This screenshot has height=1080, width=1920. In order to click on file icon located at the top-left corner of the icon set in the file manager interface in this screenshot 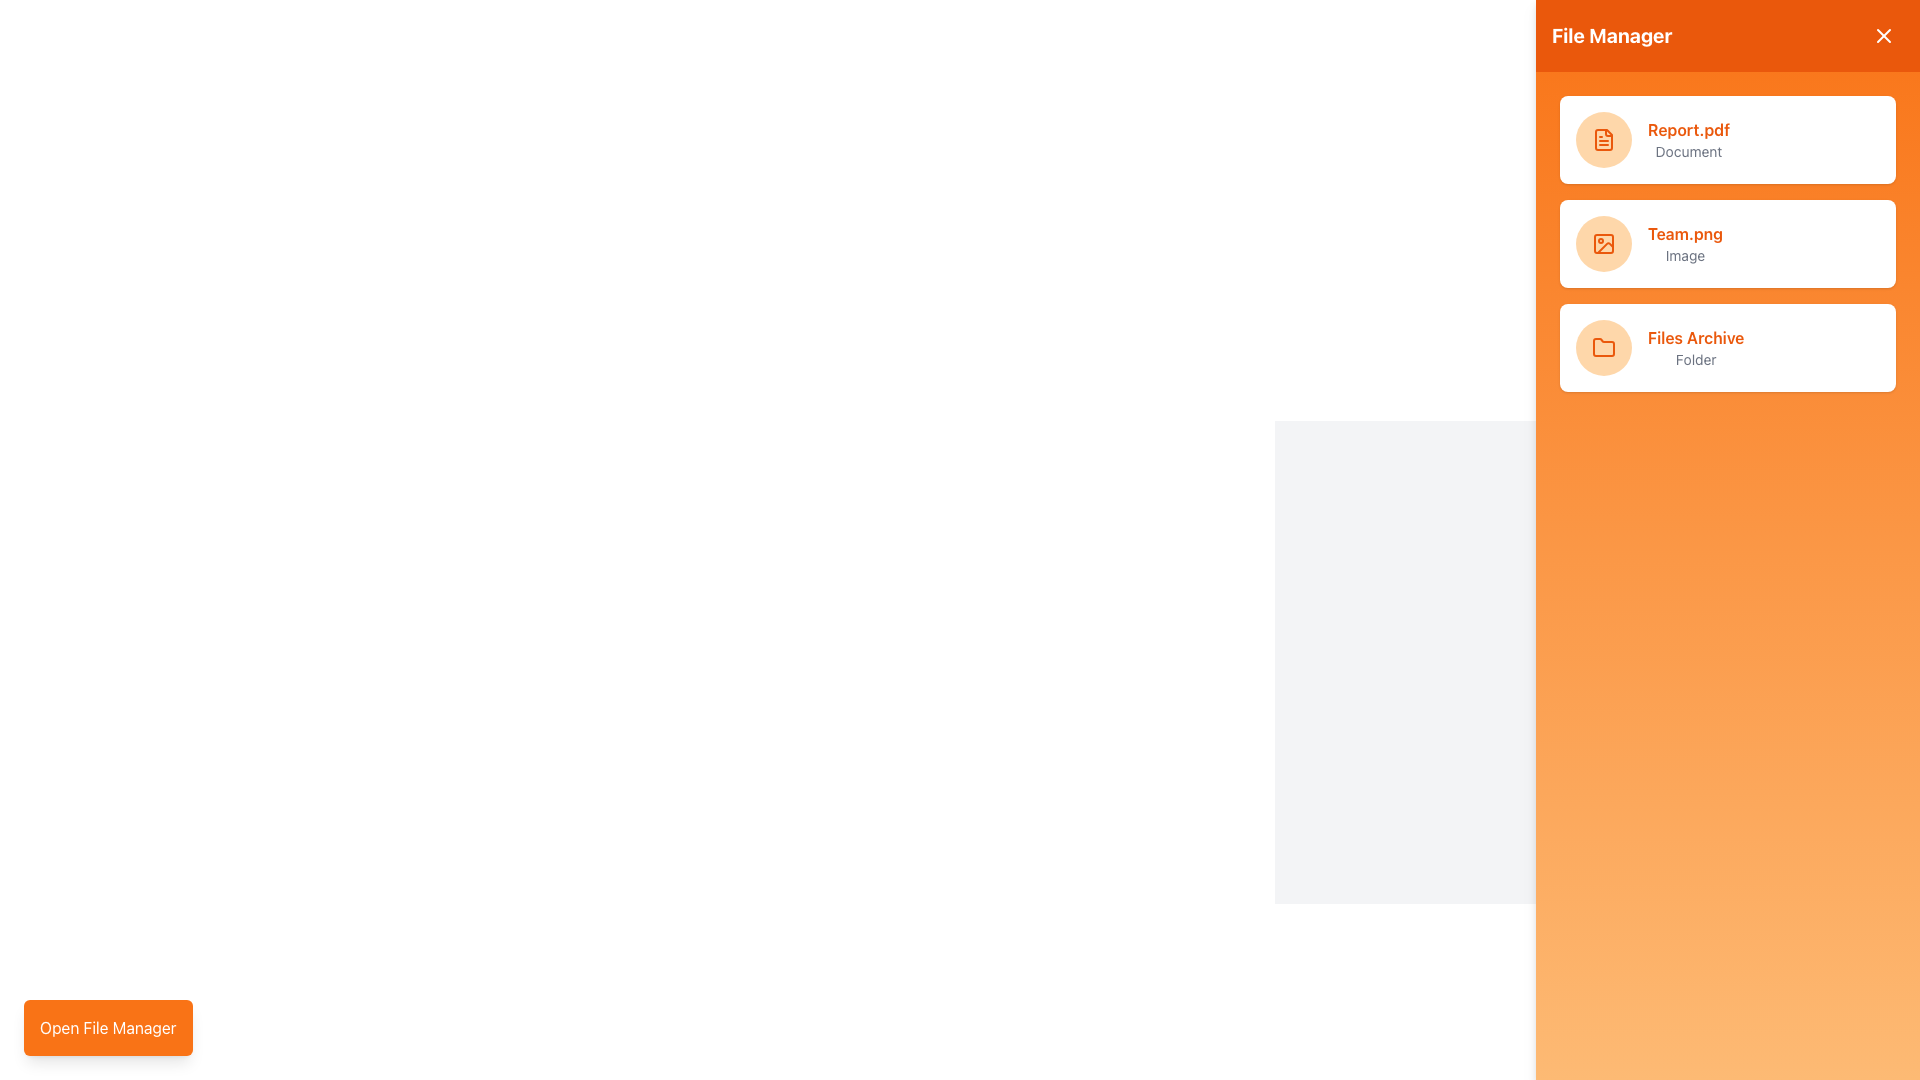, I will do `click(1603, 138)`.